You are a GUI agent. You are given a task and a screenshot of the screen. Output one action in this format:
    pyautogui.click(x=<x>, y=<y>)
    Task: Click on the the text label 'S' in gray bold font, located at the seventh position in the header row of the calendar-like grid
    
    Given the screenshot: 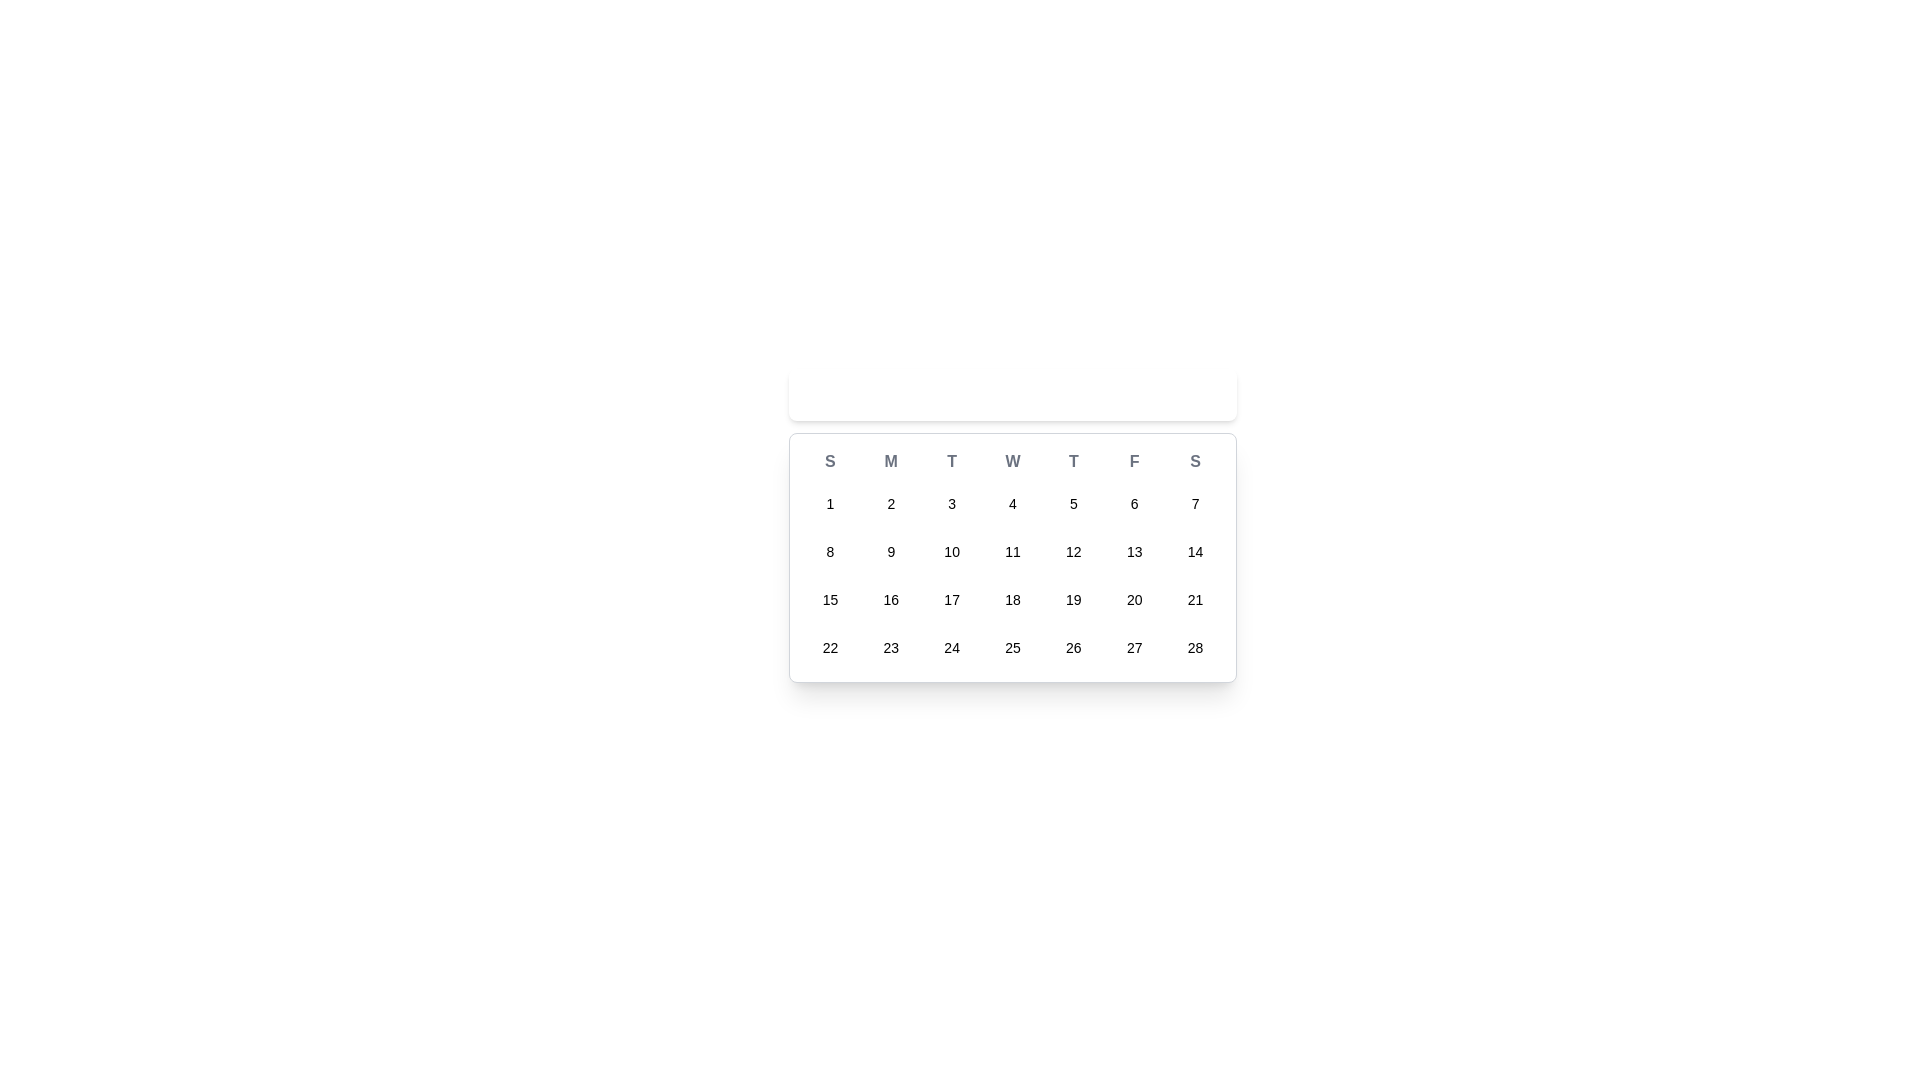 What is the action you would take?
    pyautogui.click(x=1195, y=462)
    